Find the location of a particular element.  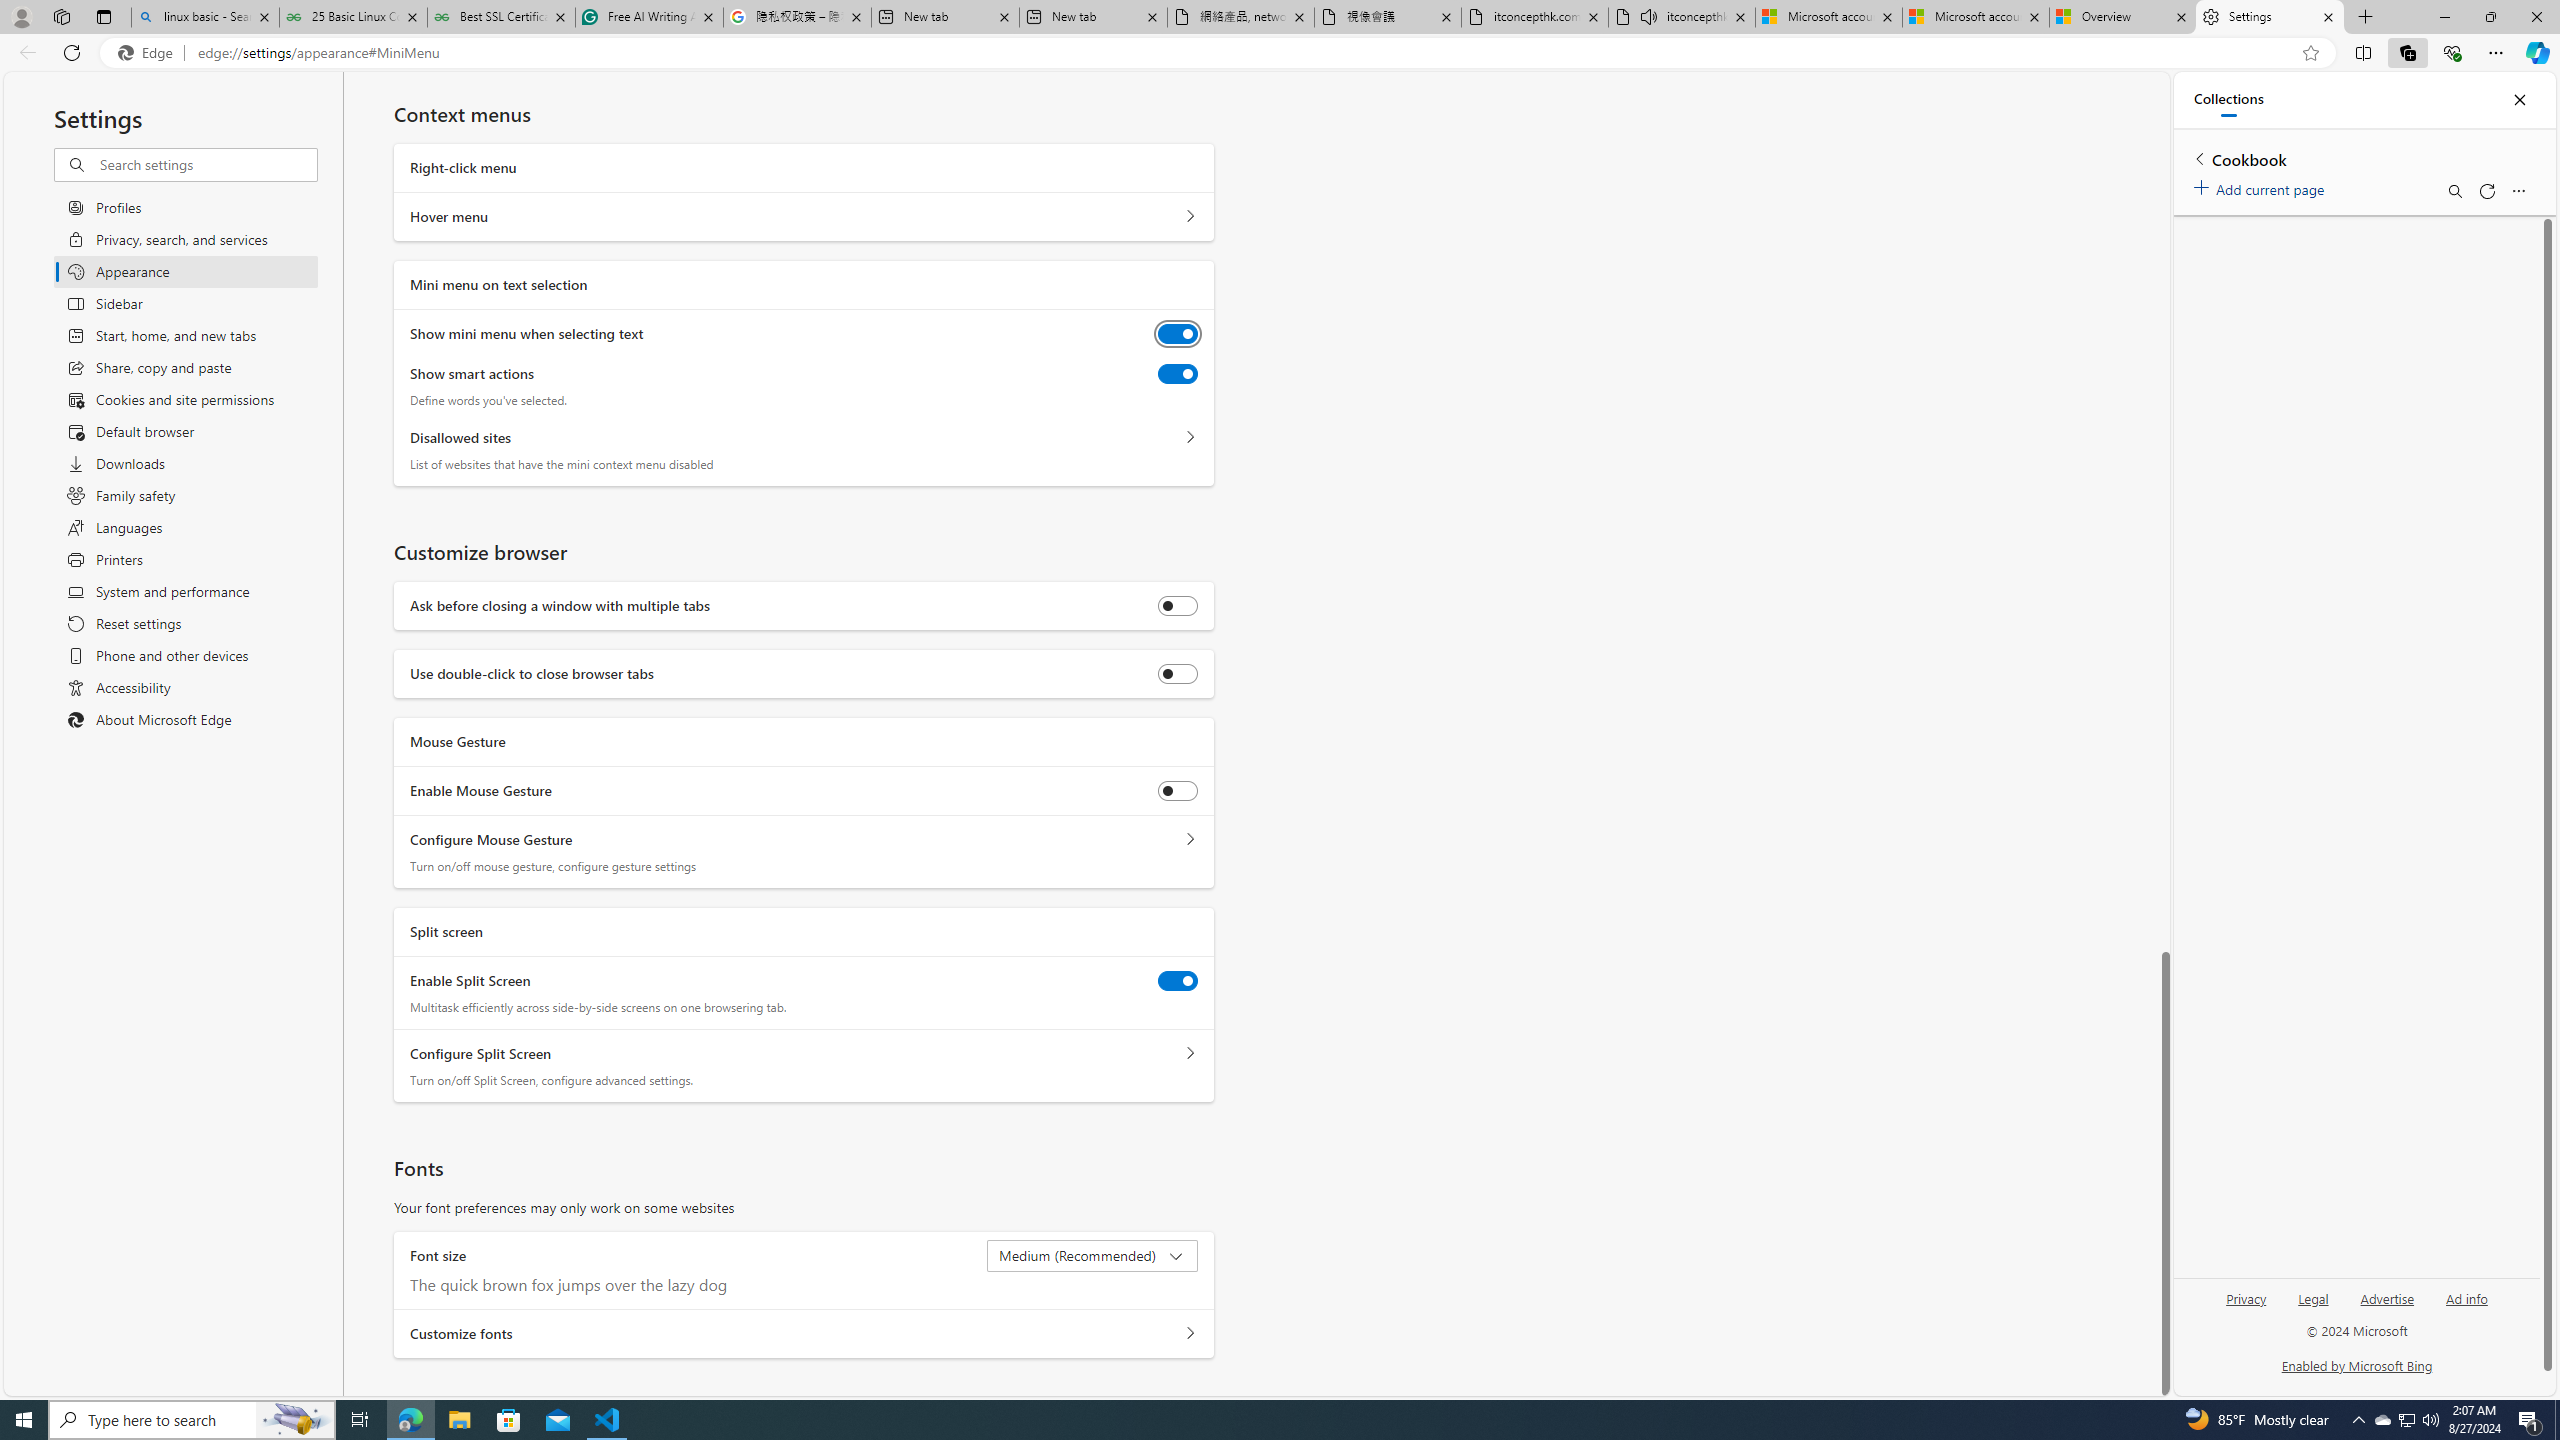

'linux basic - Search' is located at coordinates (203, 16).